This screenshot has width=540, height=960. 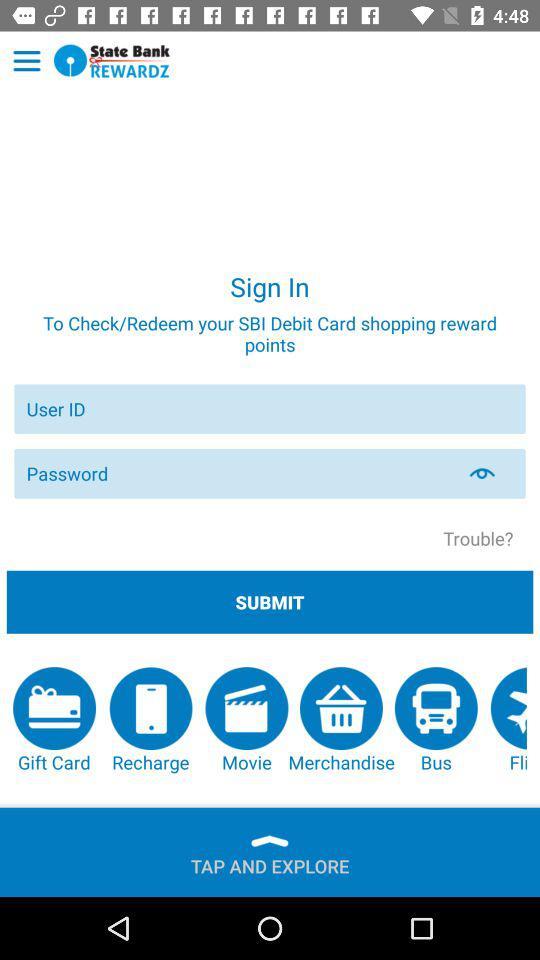 What do you see at coordinates (270, 861) in the screenshot?
I see `item below the gift card app` at bounding box center [270, 861].